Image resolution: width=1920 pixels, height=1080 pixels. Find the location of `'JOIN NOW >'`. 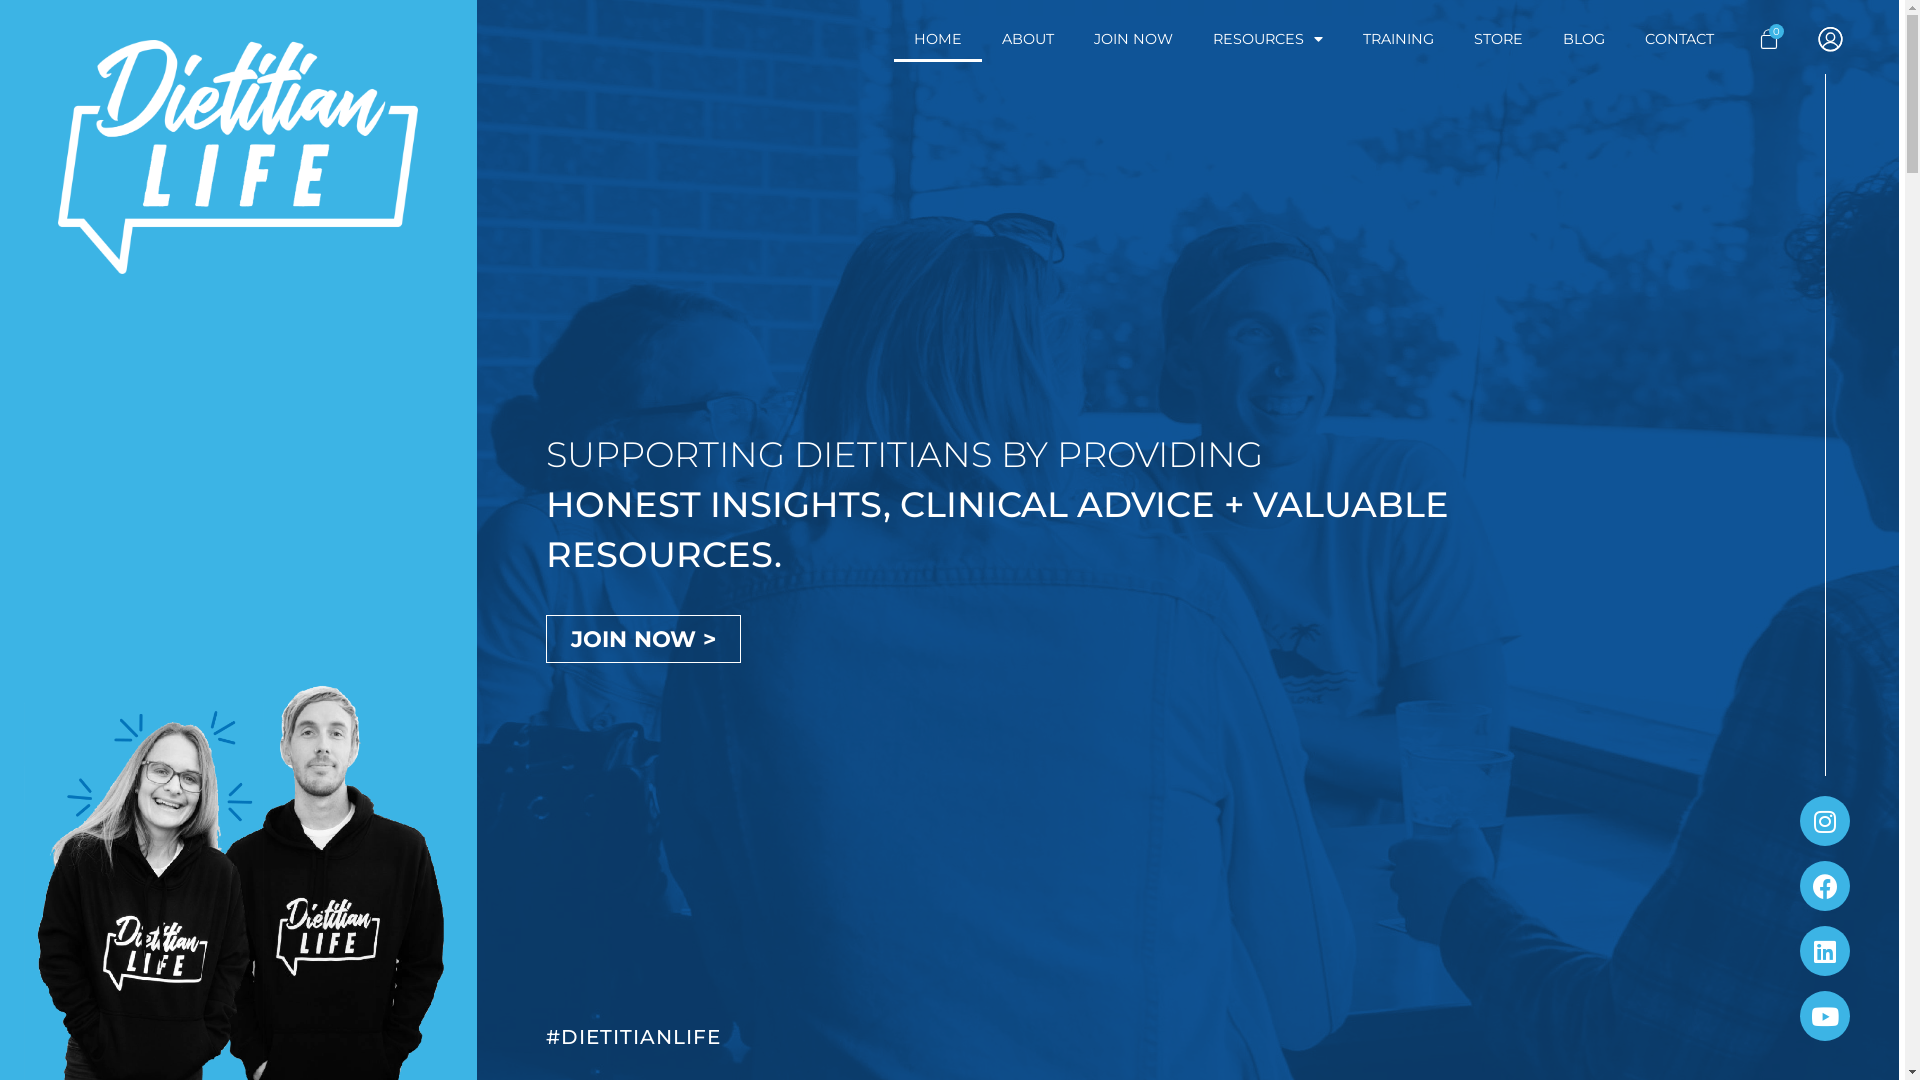

'JOIN NOW >' is located at coordinates (643, 639).